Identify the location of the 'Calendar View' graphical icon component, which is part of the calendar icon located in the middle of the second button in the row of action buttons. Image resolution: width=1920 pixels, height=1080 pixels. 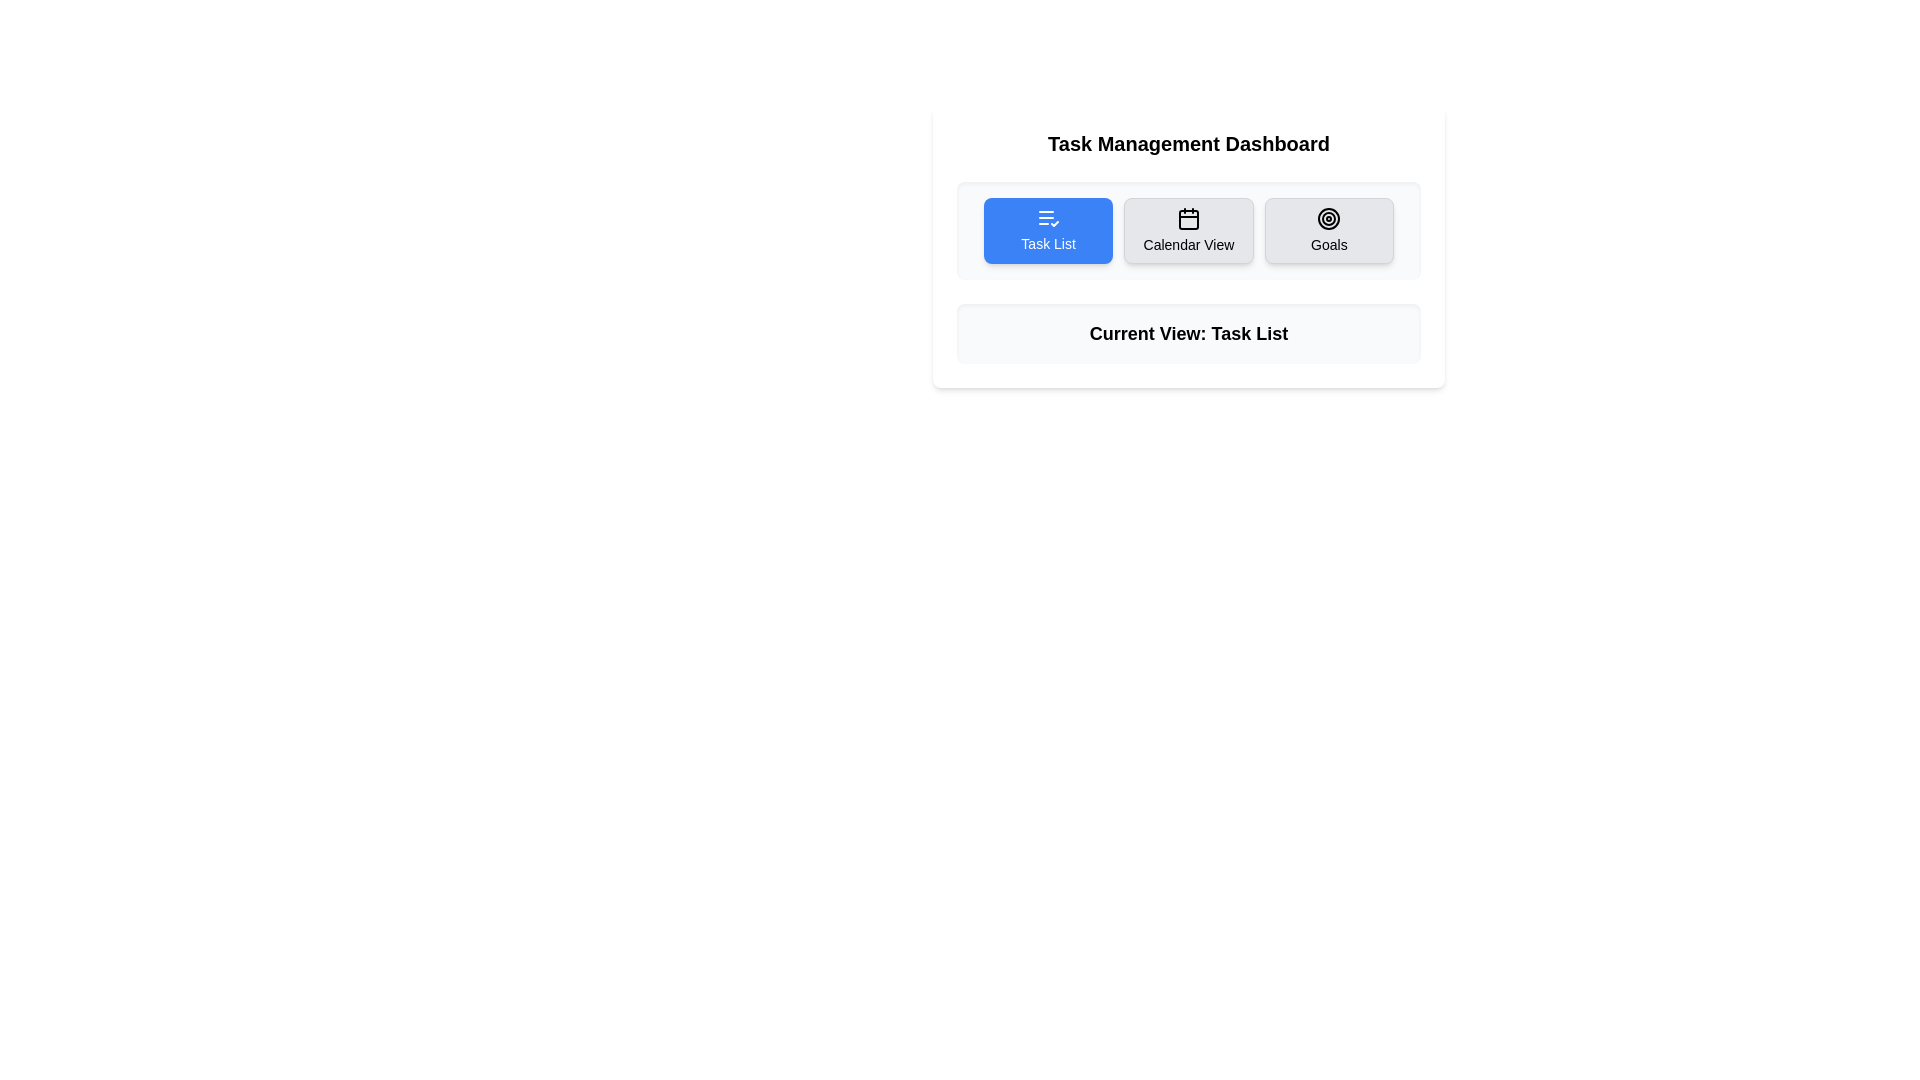
(1189, 219).